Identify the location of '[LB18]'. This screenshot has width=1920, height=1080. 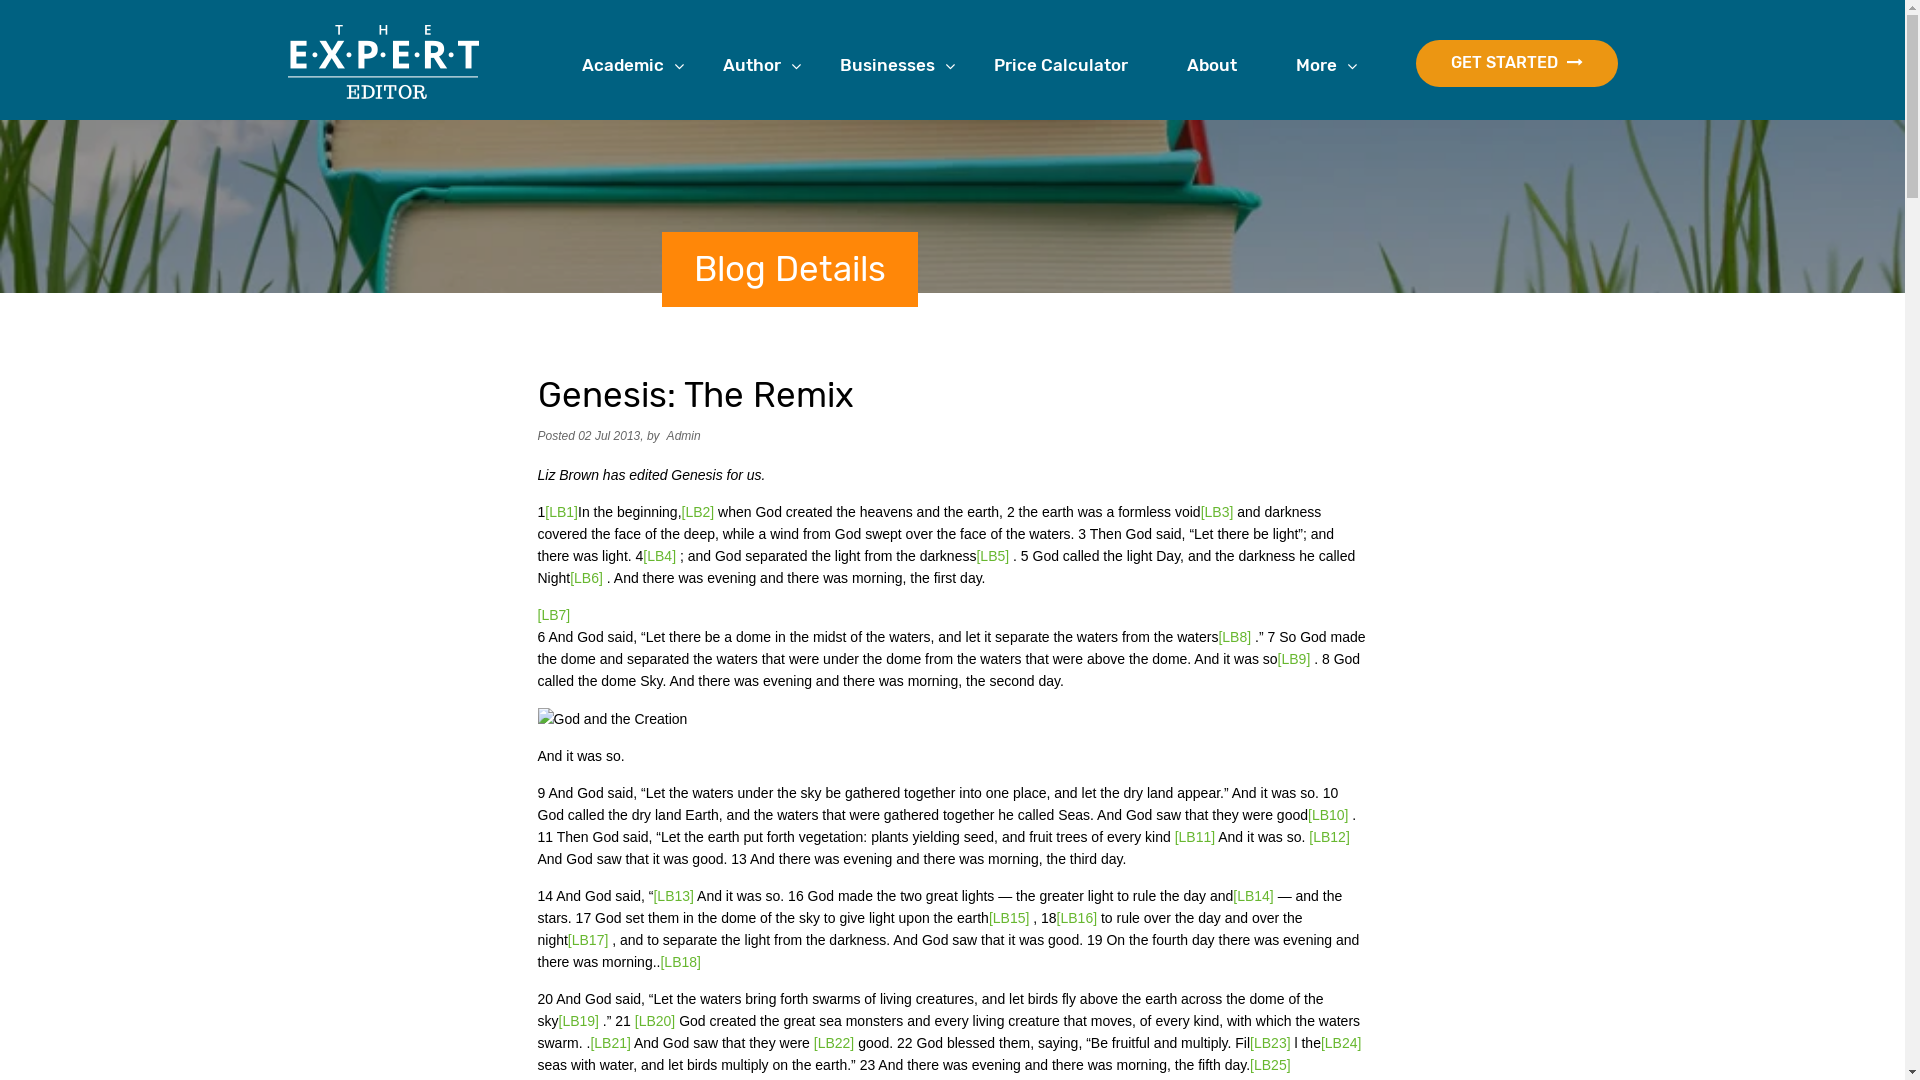
(680, 960).